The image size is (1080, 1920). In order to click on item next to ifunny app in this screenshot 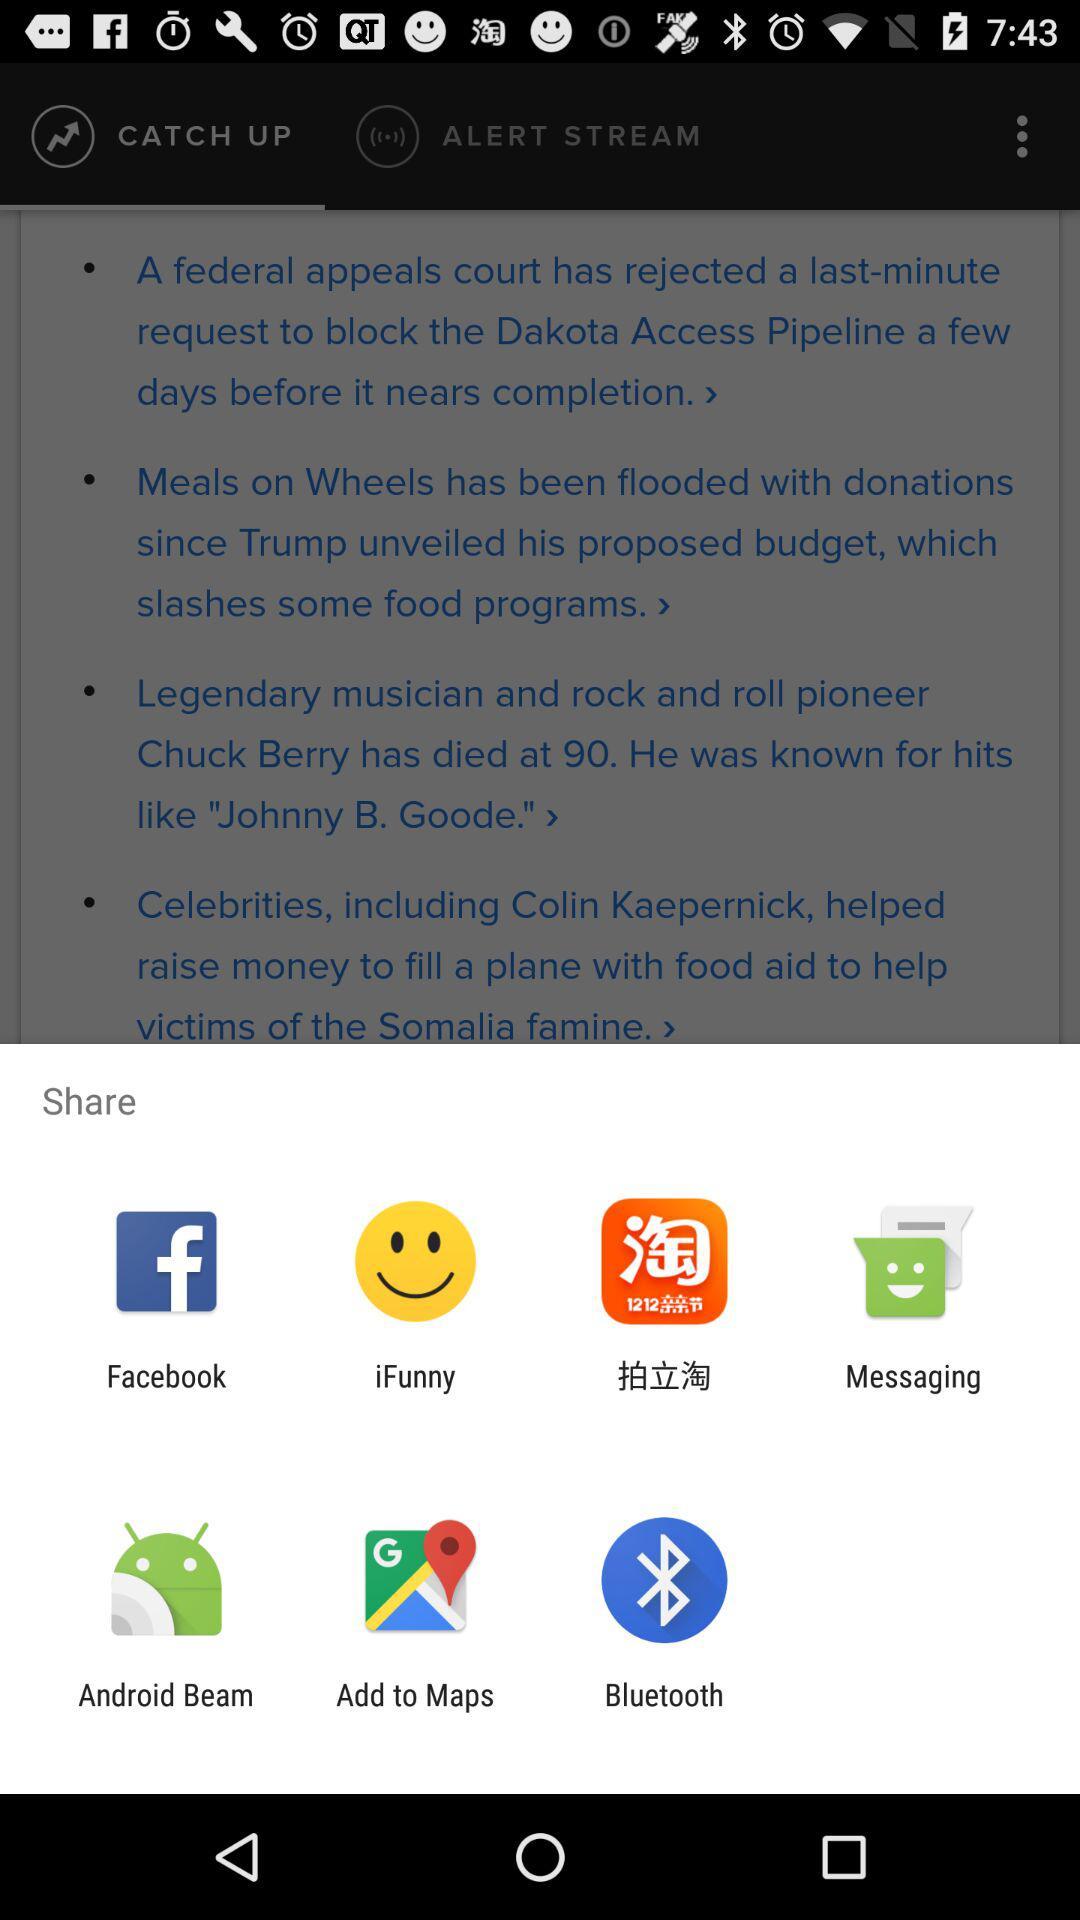, I will do `click(664, 1392)`.